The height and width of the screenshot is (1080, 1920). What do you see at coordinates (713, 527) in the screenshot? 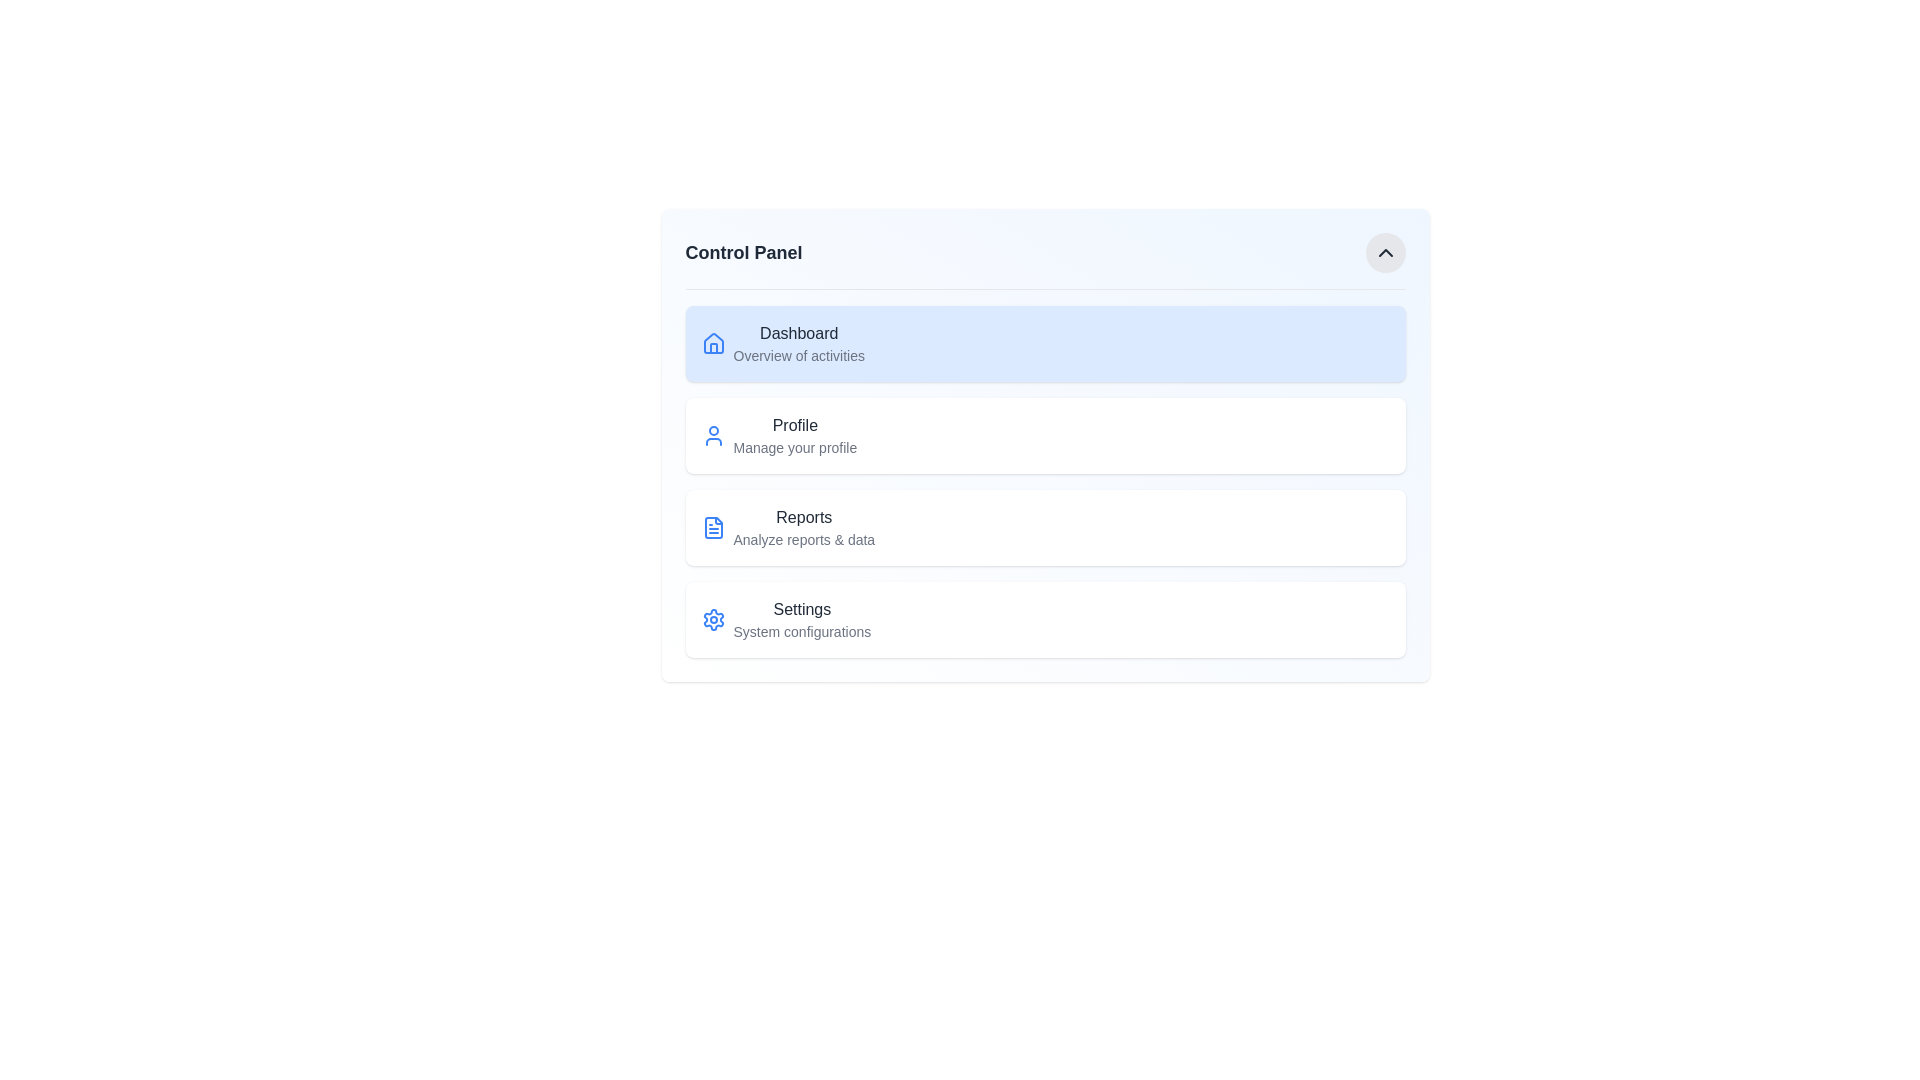
I see `the 'Reports' section icon in the Control Panel layout to enhance recognition and navigation` at bounding box center [713, 527].